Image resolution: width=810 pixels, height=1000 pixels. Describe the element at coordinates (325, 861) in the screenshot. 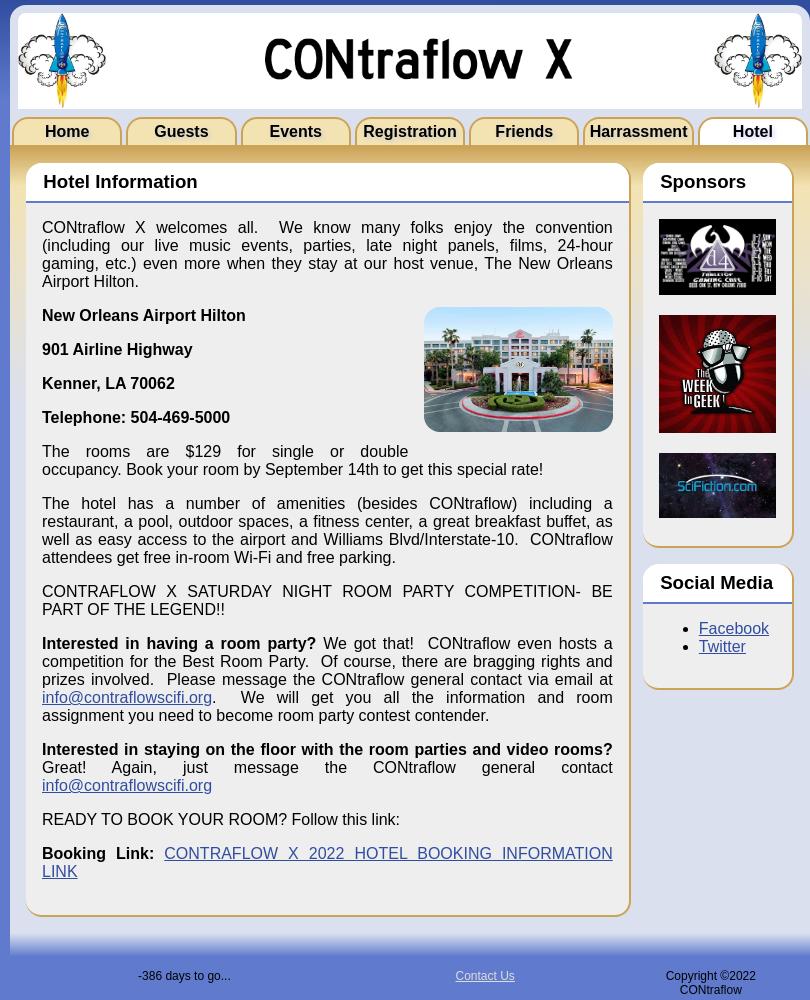

I see `'CONTRAFLOW X 2022 HOTEL BOOKING INFORMATION LINK'` at that location.